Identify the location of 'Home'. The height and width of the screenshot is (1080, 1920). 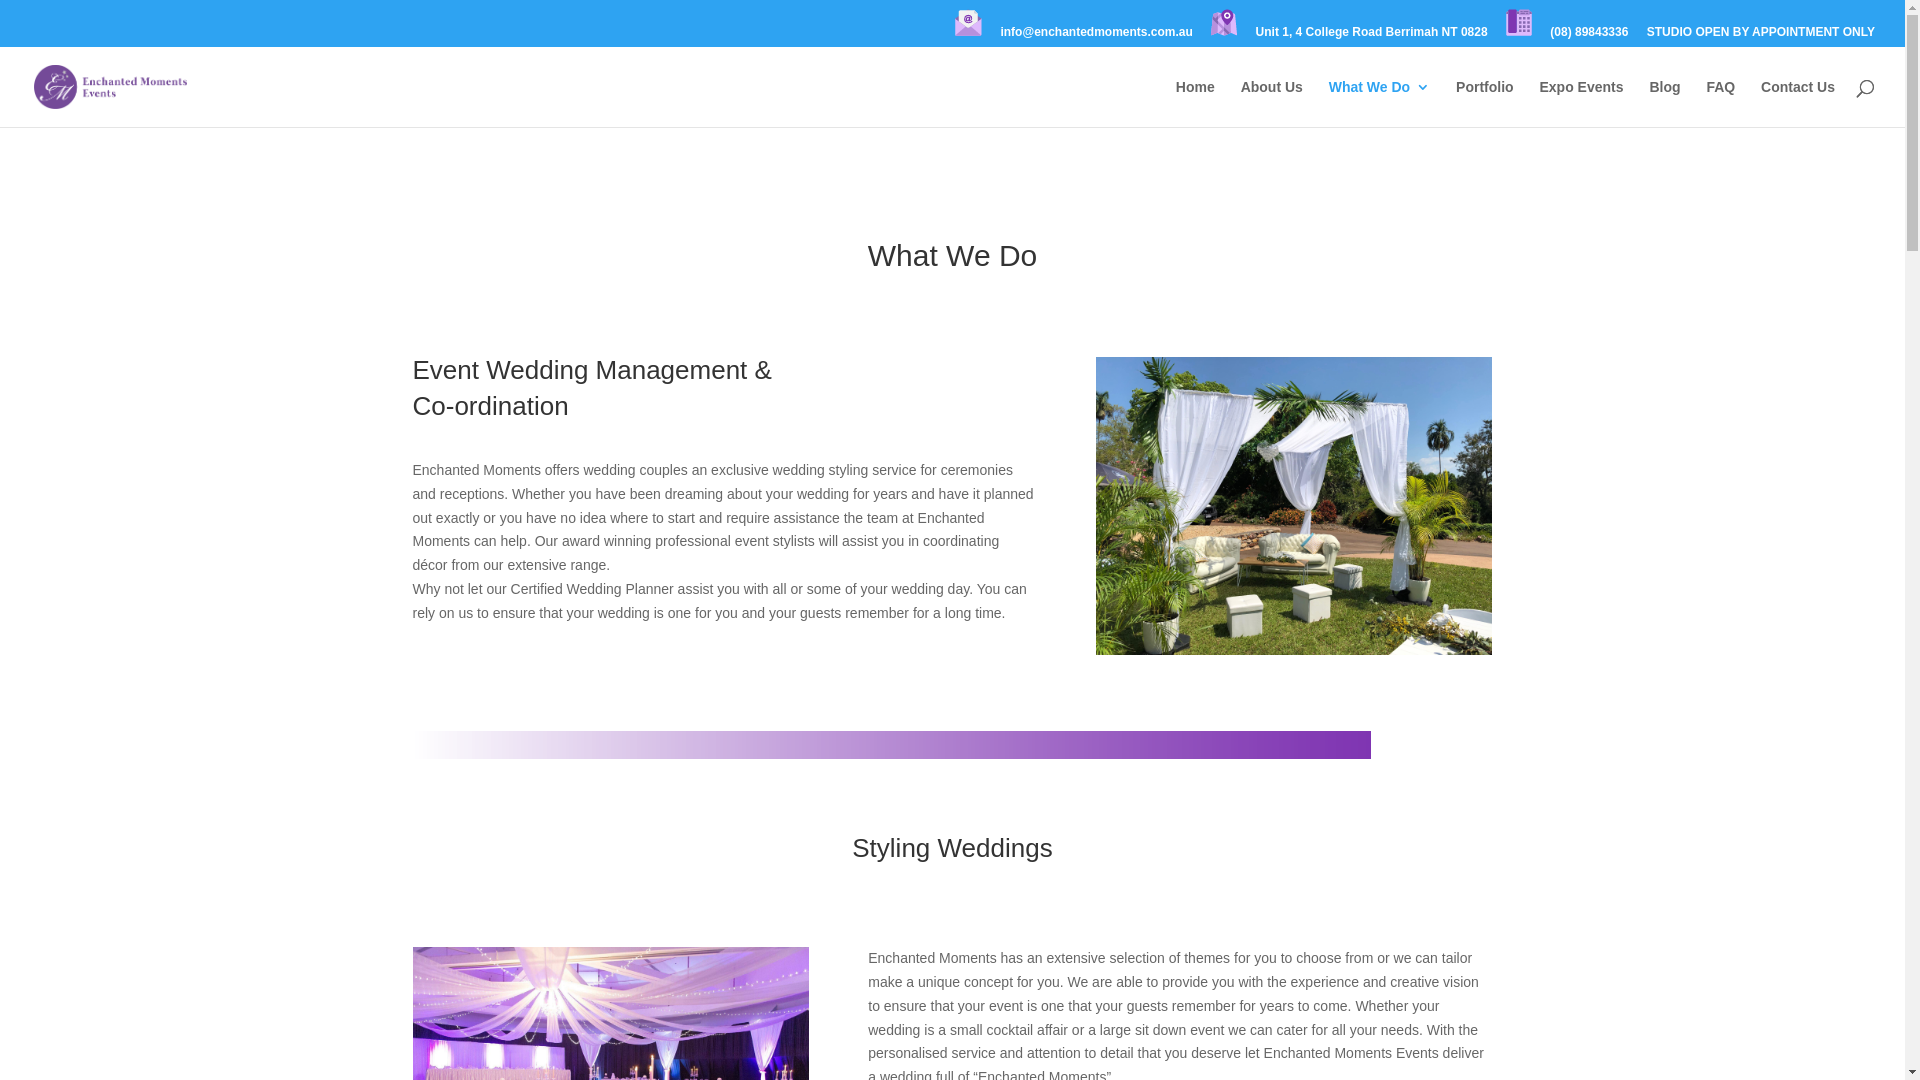
(1195, 103).